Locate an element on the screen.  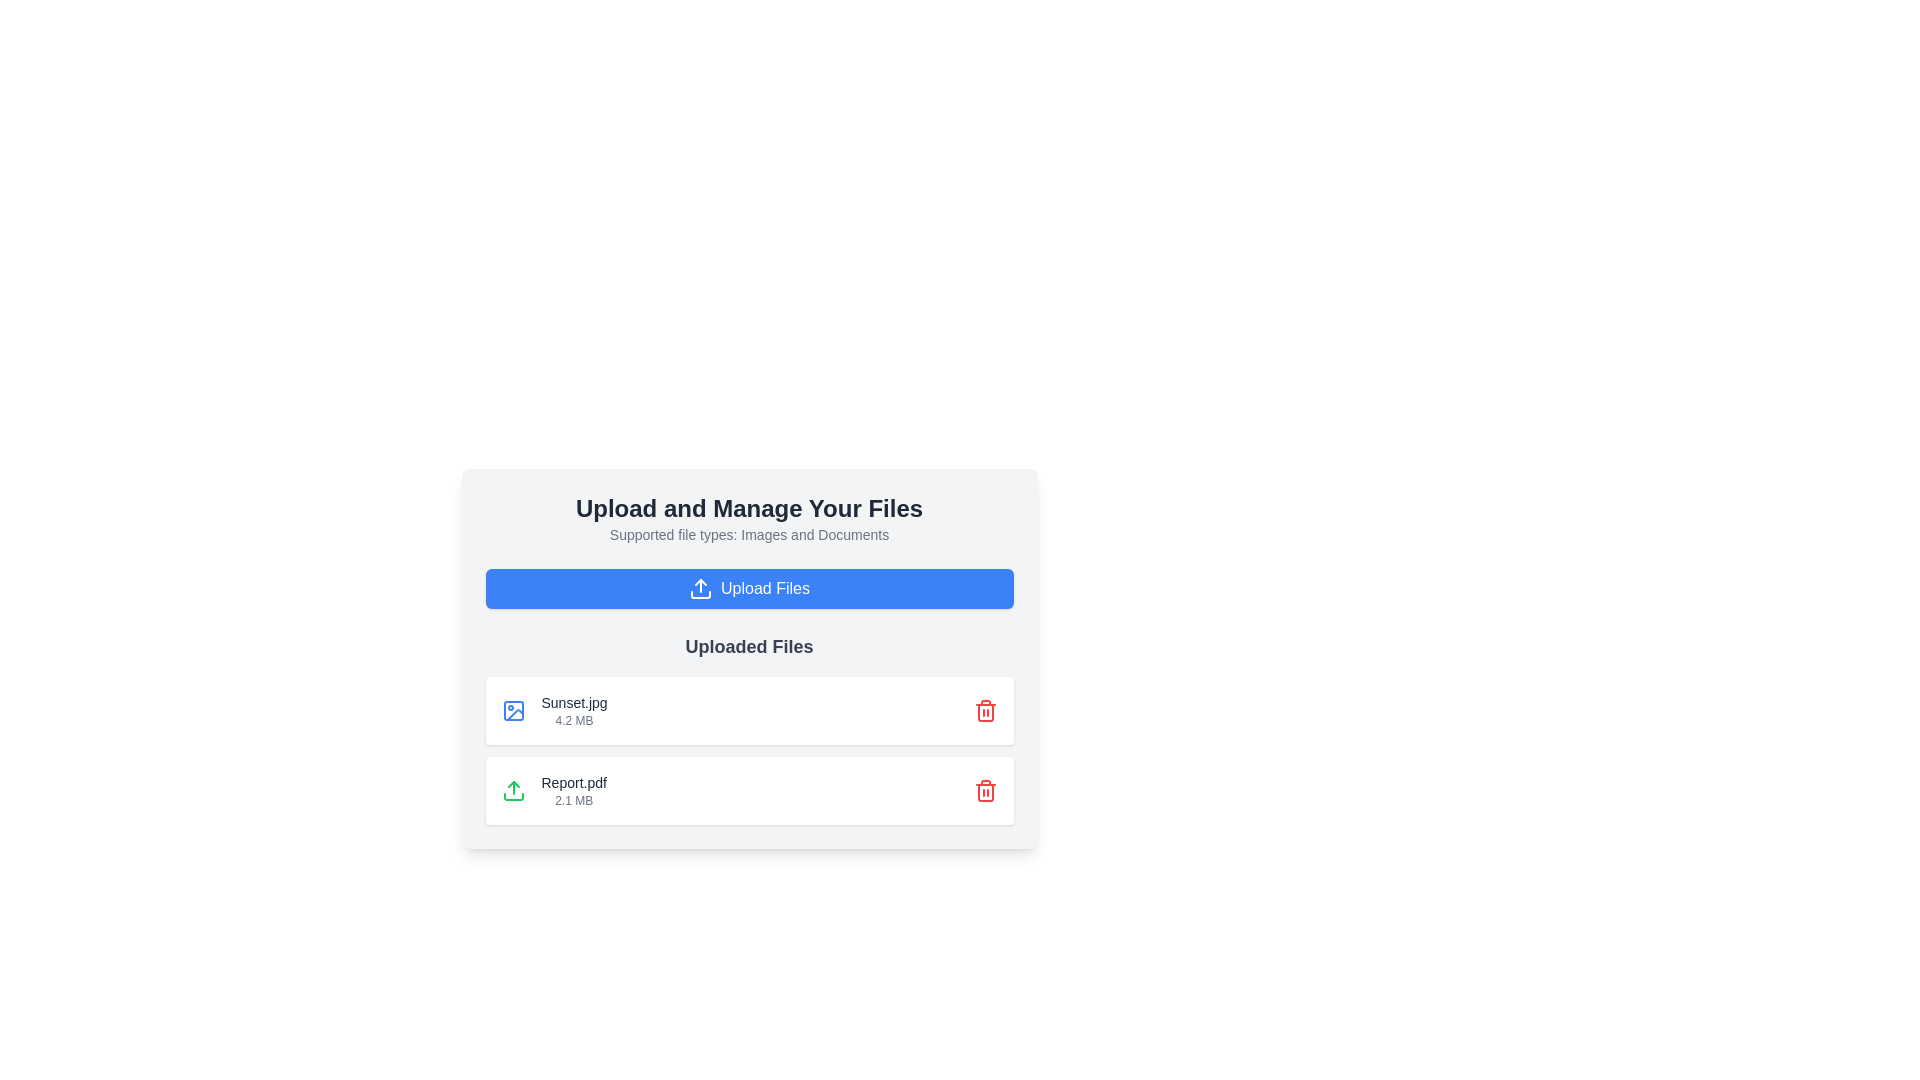
the file display component representing the uploaded file 'Report.pdf', which is the second entry in the list located beneath 'Sunset.jpg' is located at coordinates (748, 789).